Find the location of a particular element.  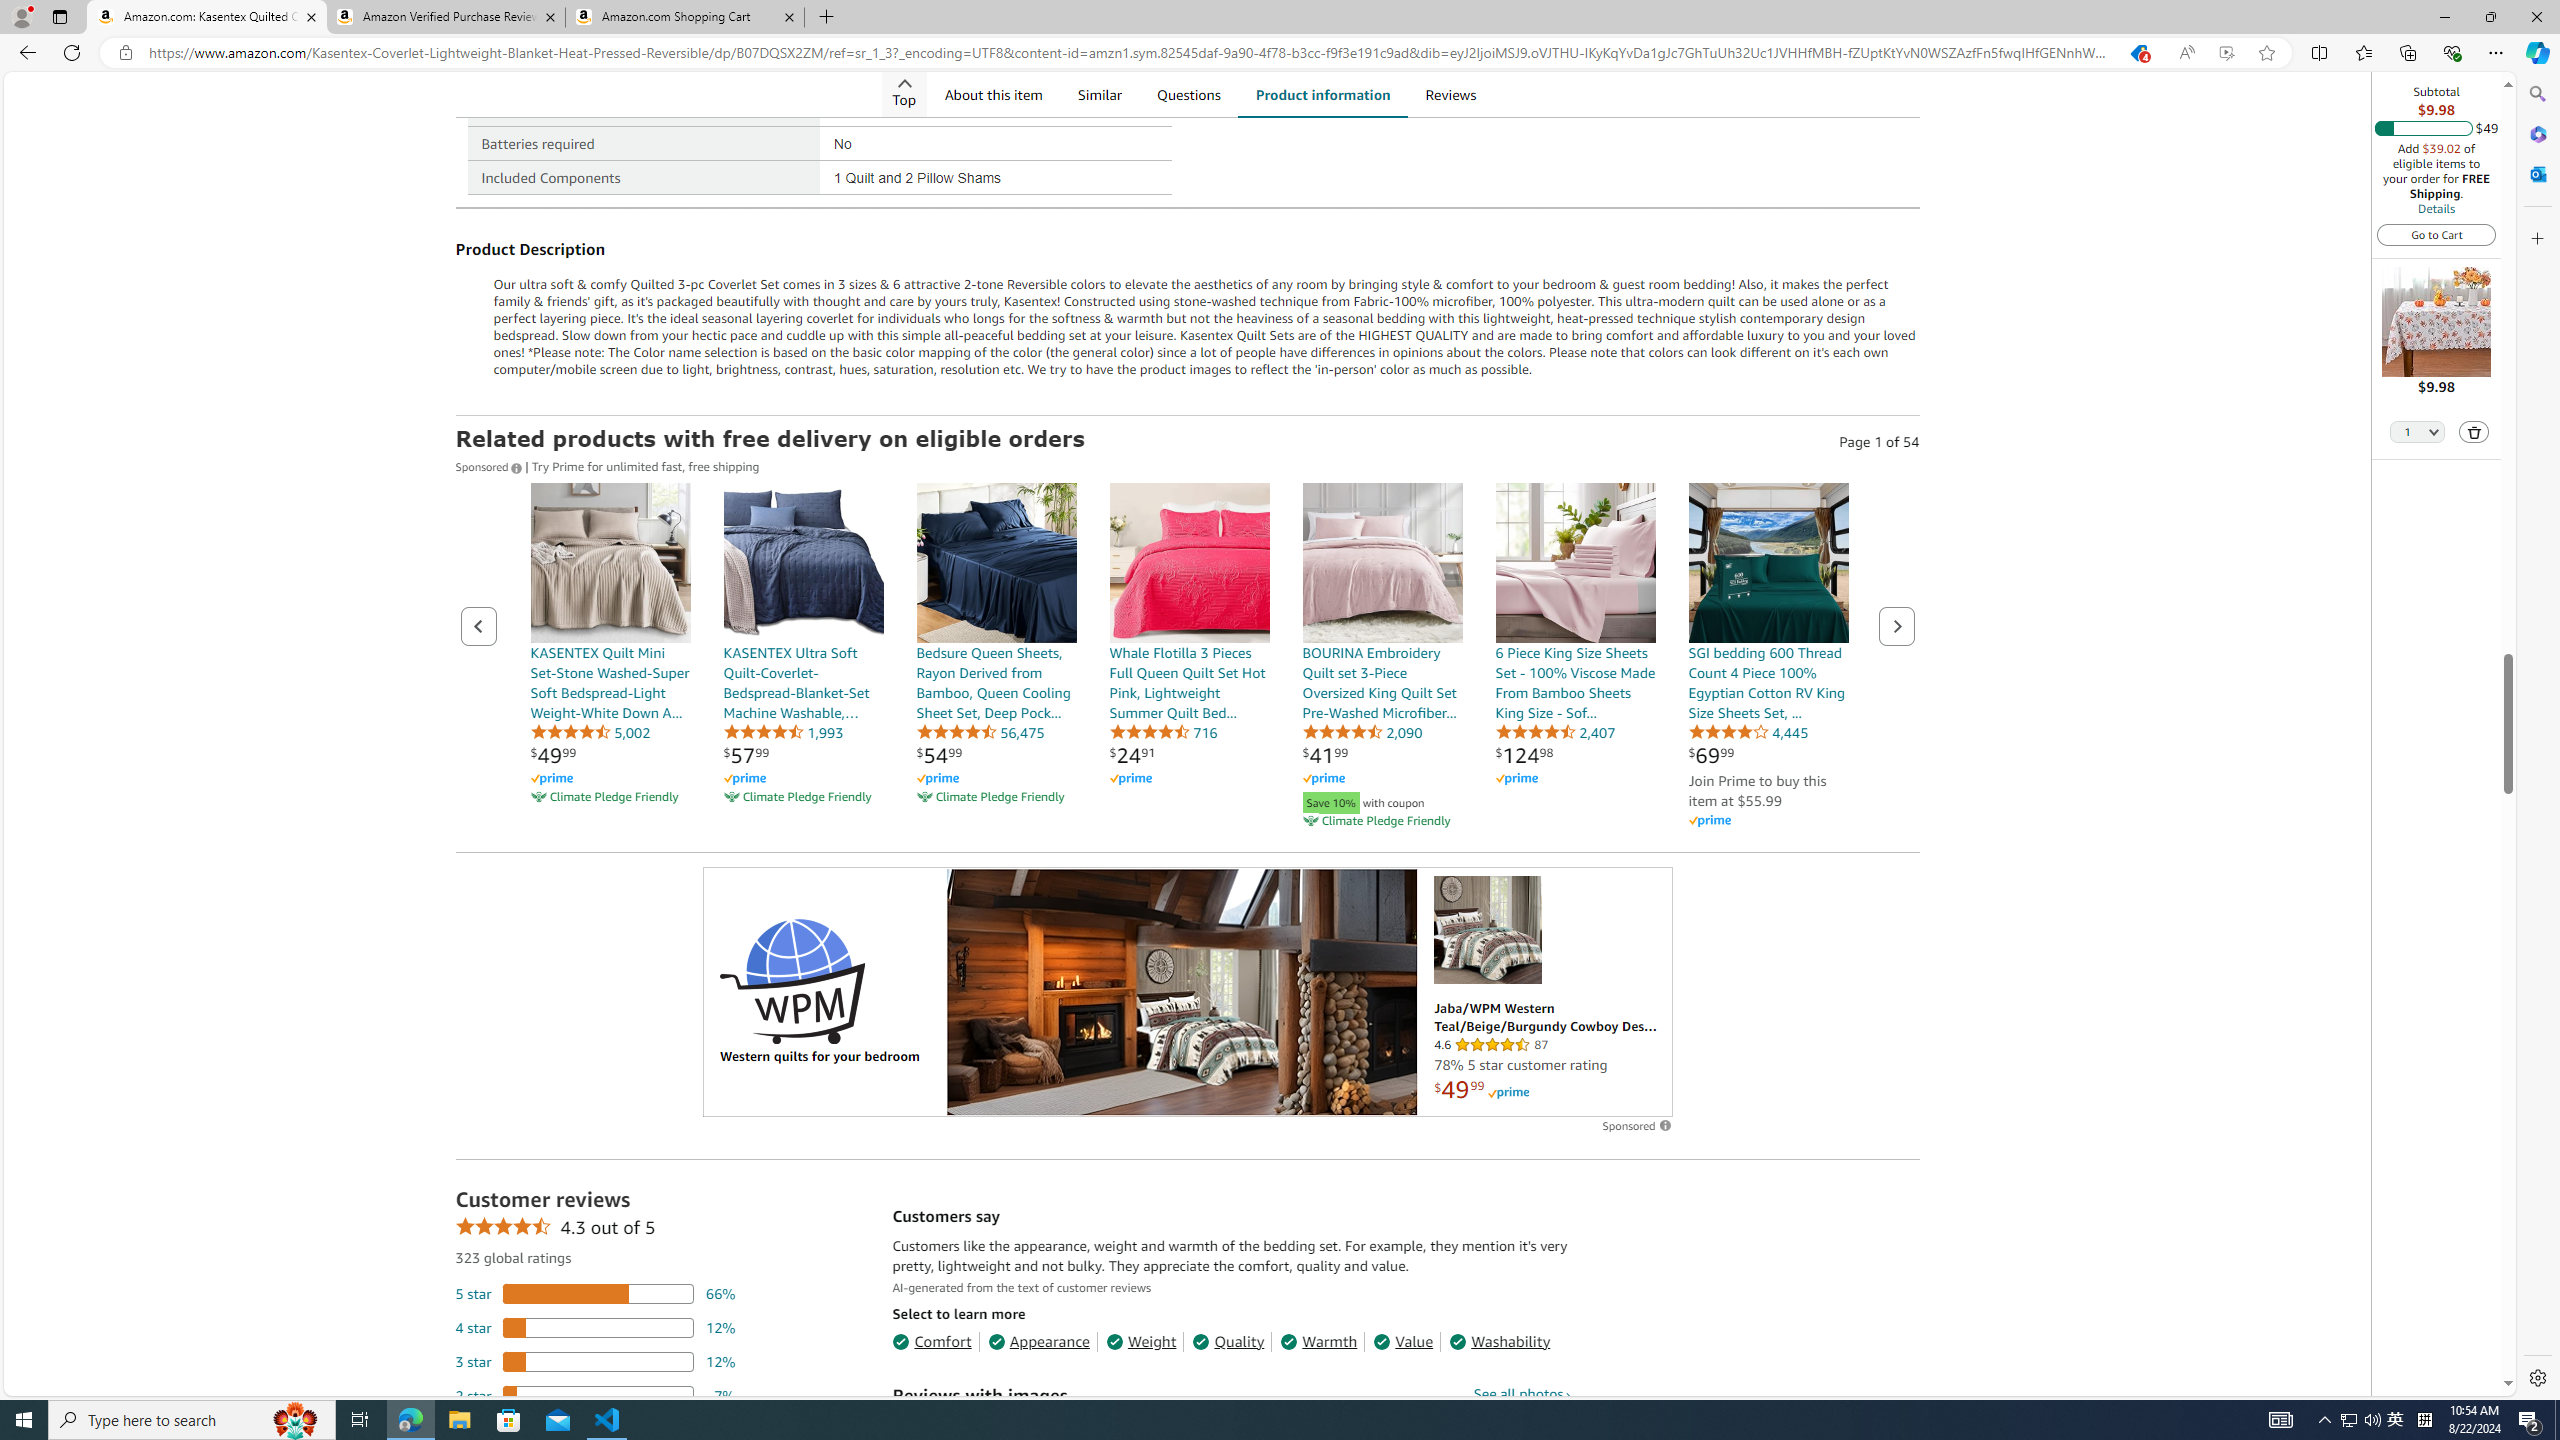

'Shopping in Microsoft Edge' is located at coordinates (2137, 53).